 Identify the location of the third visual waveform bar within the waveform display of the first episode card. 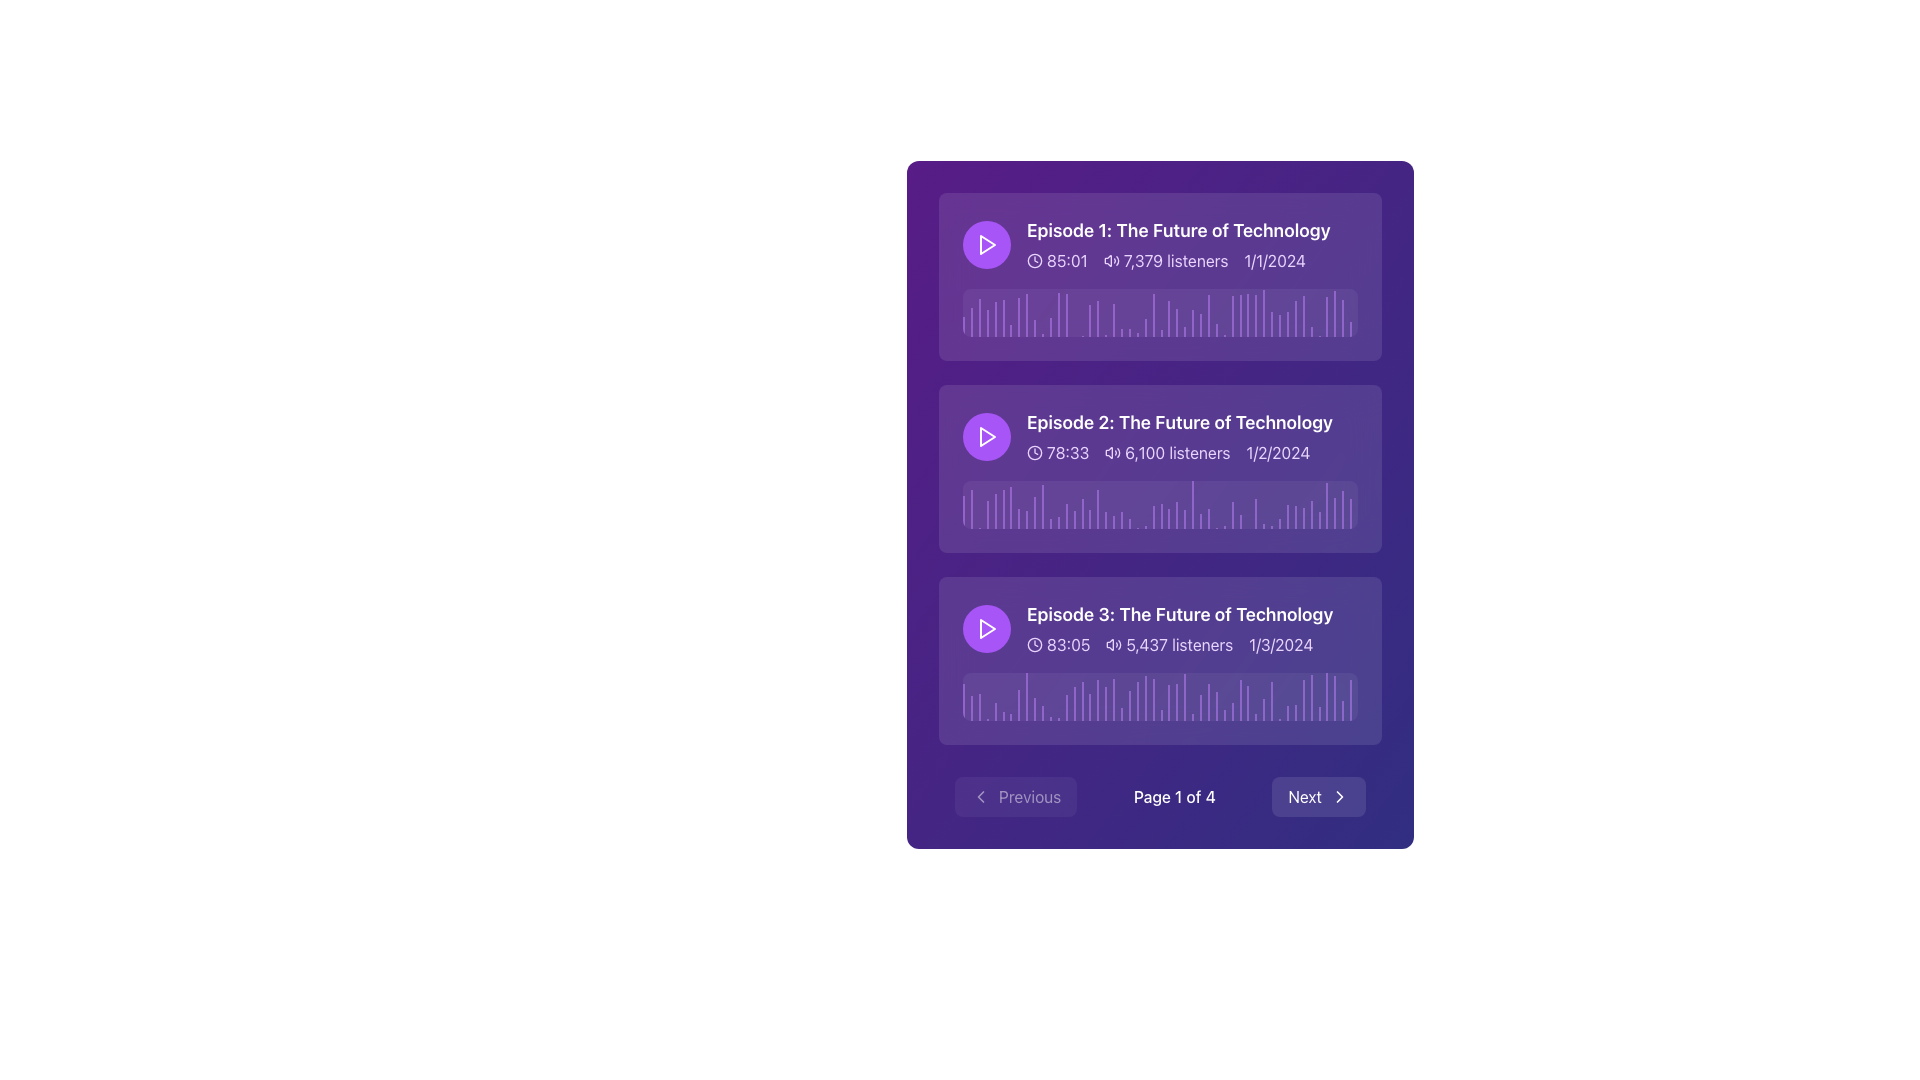
(979, 317).